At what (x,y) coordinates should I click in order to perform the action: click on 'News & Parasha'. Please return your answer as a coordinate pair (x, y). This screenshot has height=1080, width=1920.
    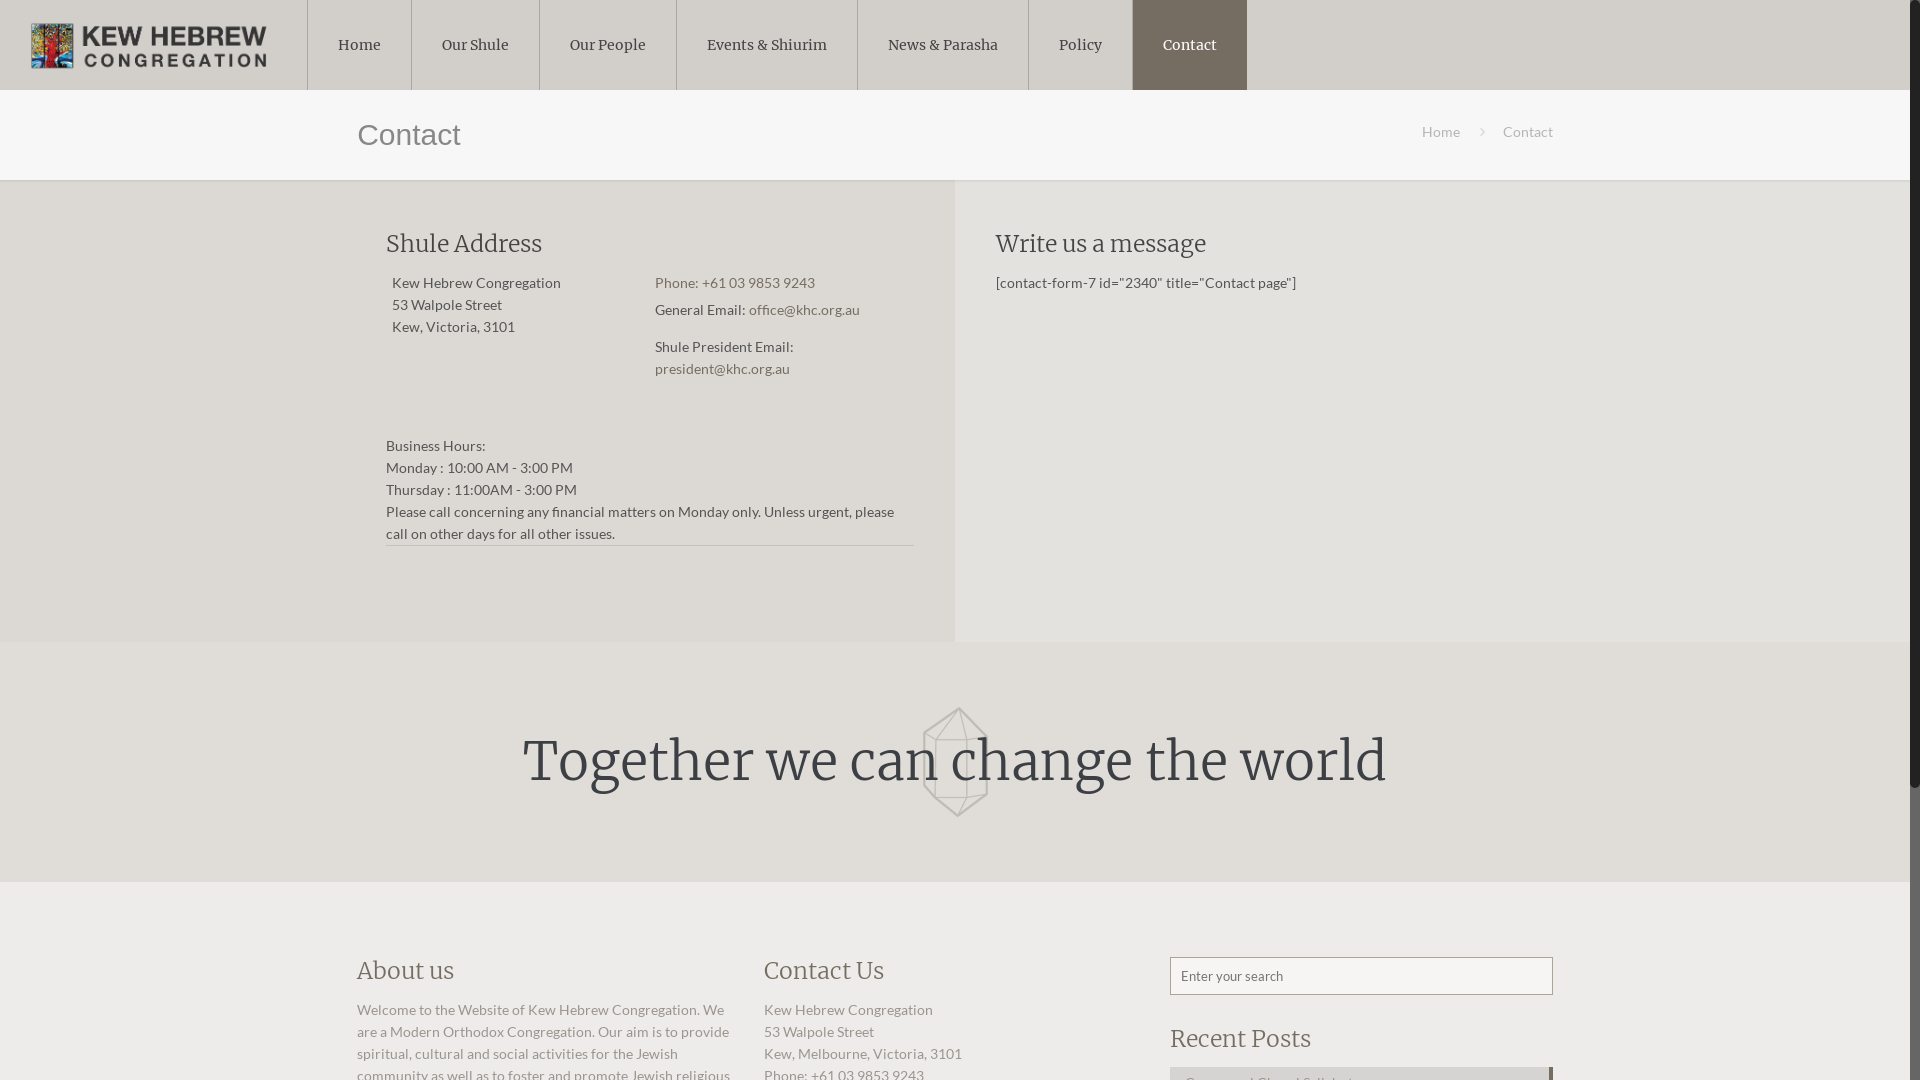
    Looking at the image, I should click on (942, 45).